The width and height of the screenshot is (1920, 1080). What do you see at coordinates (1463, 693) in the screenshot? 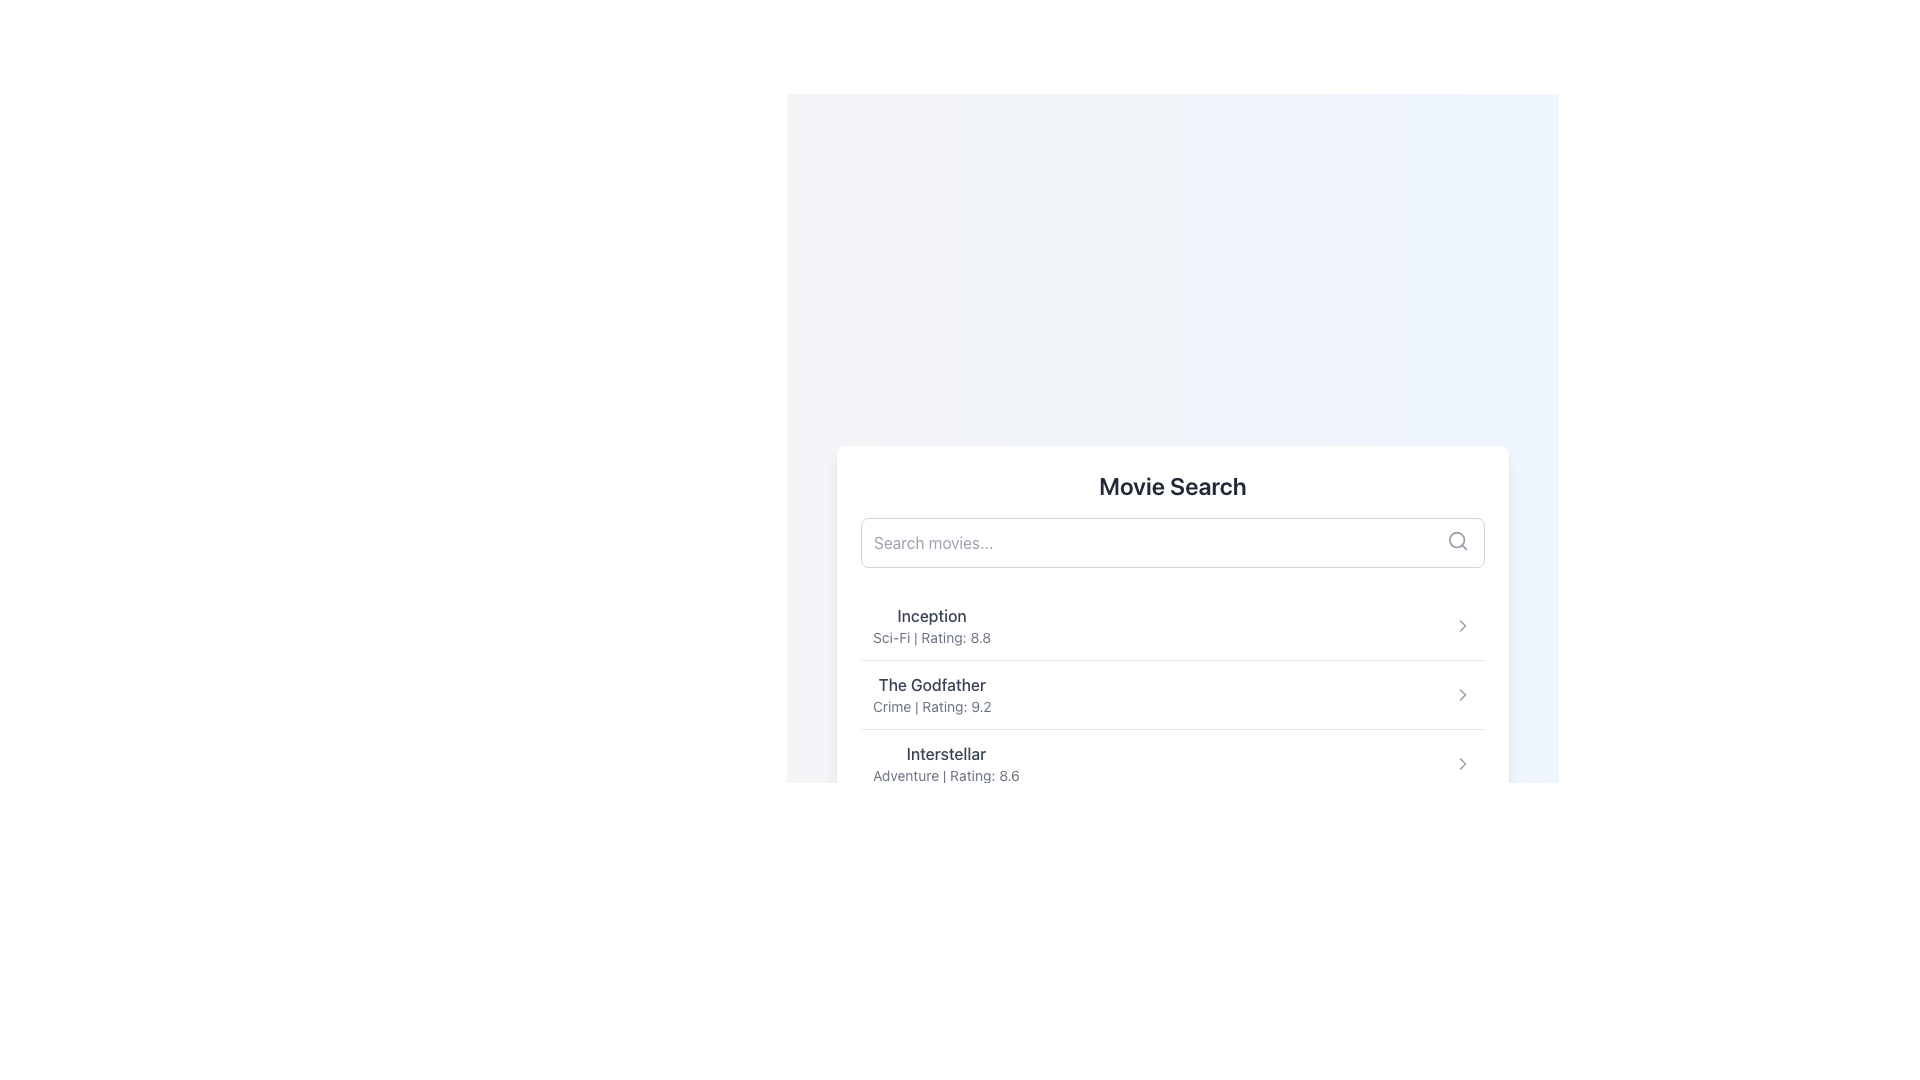
I see `the right-facing chevron icon located to the far right of the second list item labeled 'The Godfather Crime | Rating: 9.2' under the 'Movie Search' title` at bounding box center [1463, 693].